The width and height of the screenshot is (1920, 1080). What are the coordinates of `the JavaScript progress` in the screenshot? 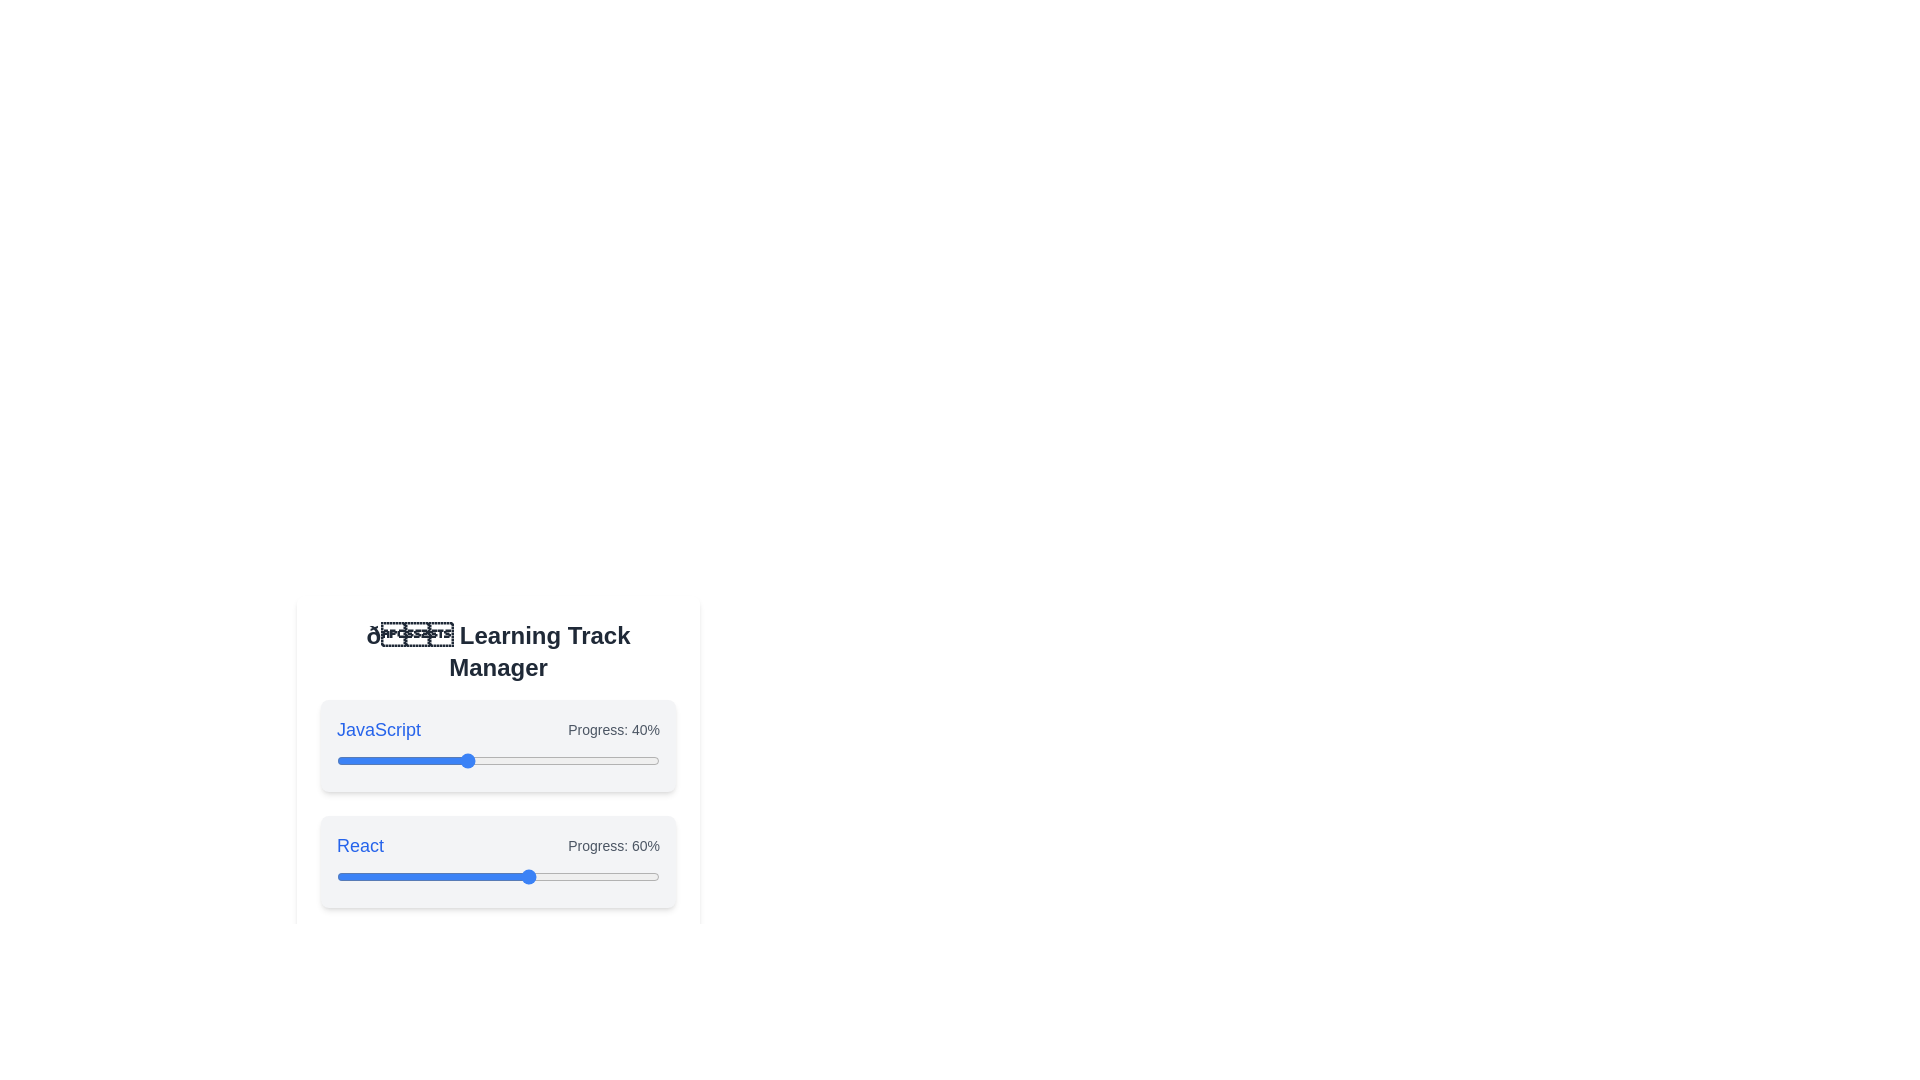 It's located at (366, 760).